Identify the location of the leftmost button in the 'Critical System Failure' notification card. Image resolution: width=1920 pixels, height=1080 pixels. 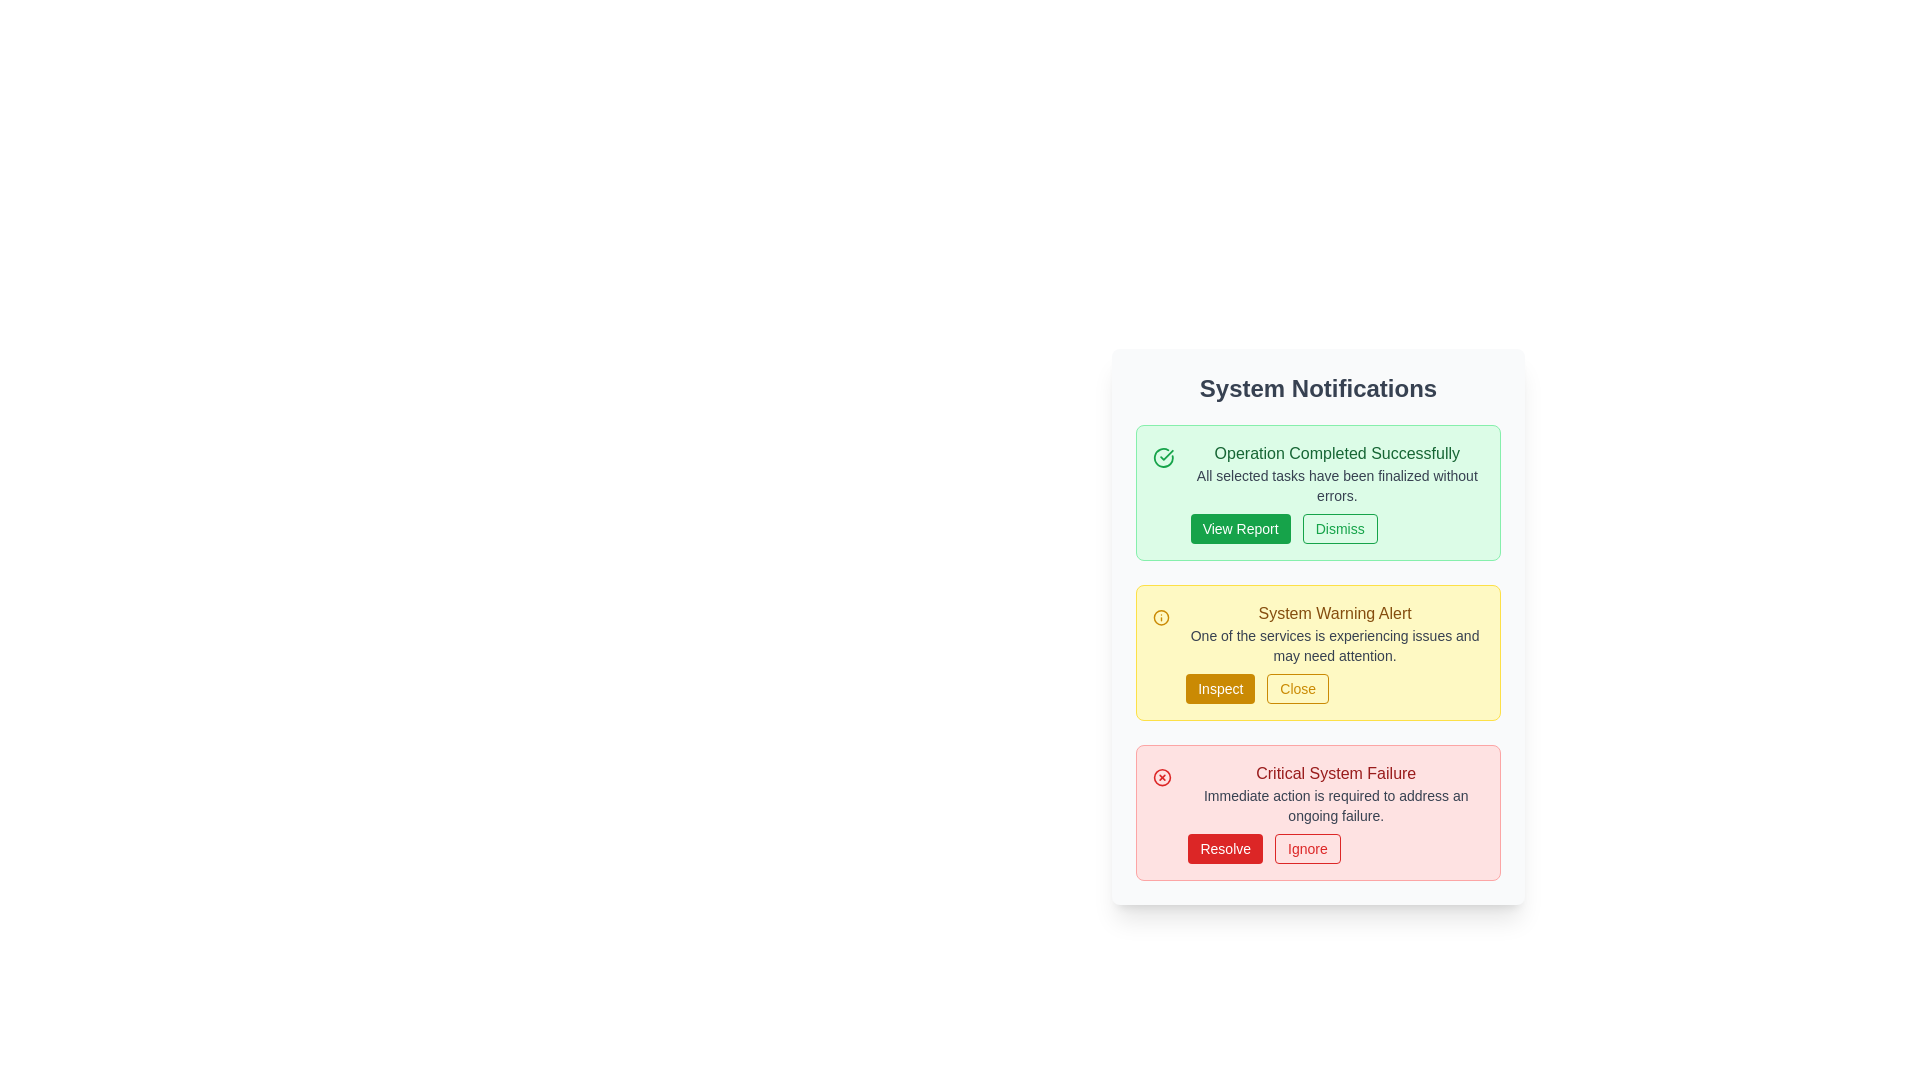
(1224, 848).